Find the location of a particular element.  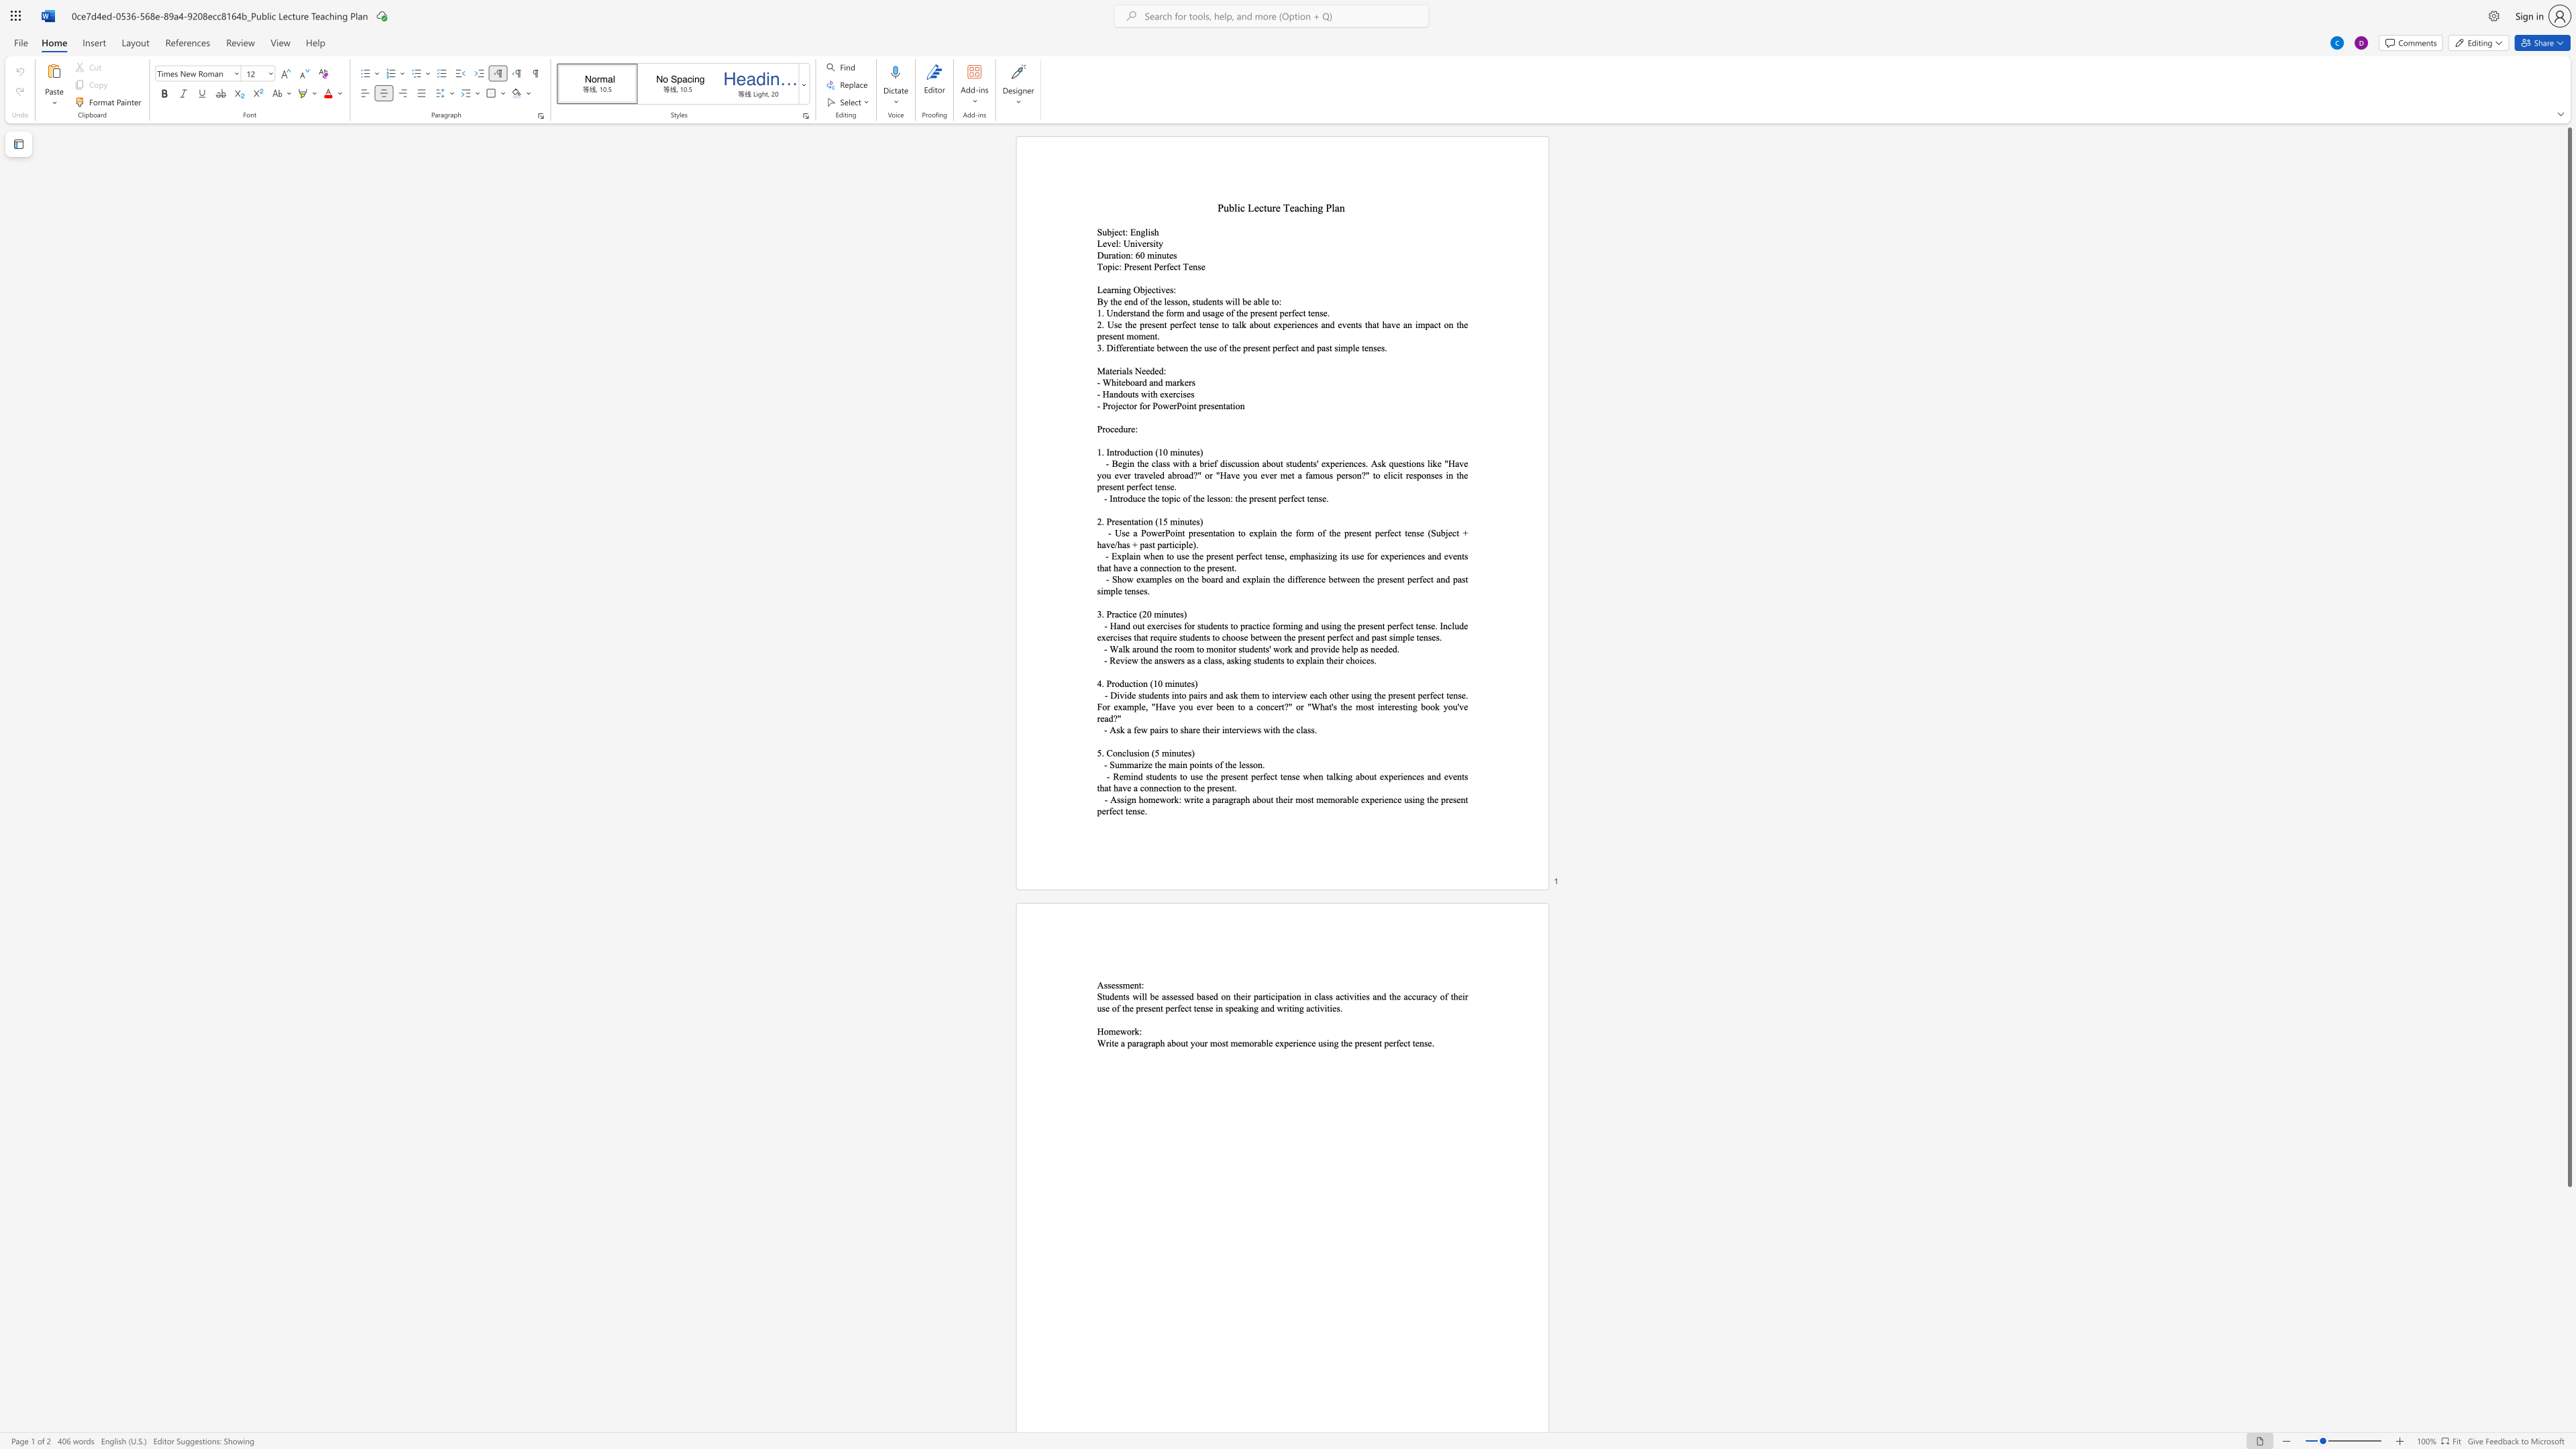

the scrollbar to scroll downward is located at coordinates (2568, 1381).